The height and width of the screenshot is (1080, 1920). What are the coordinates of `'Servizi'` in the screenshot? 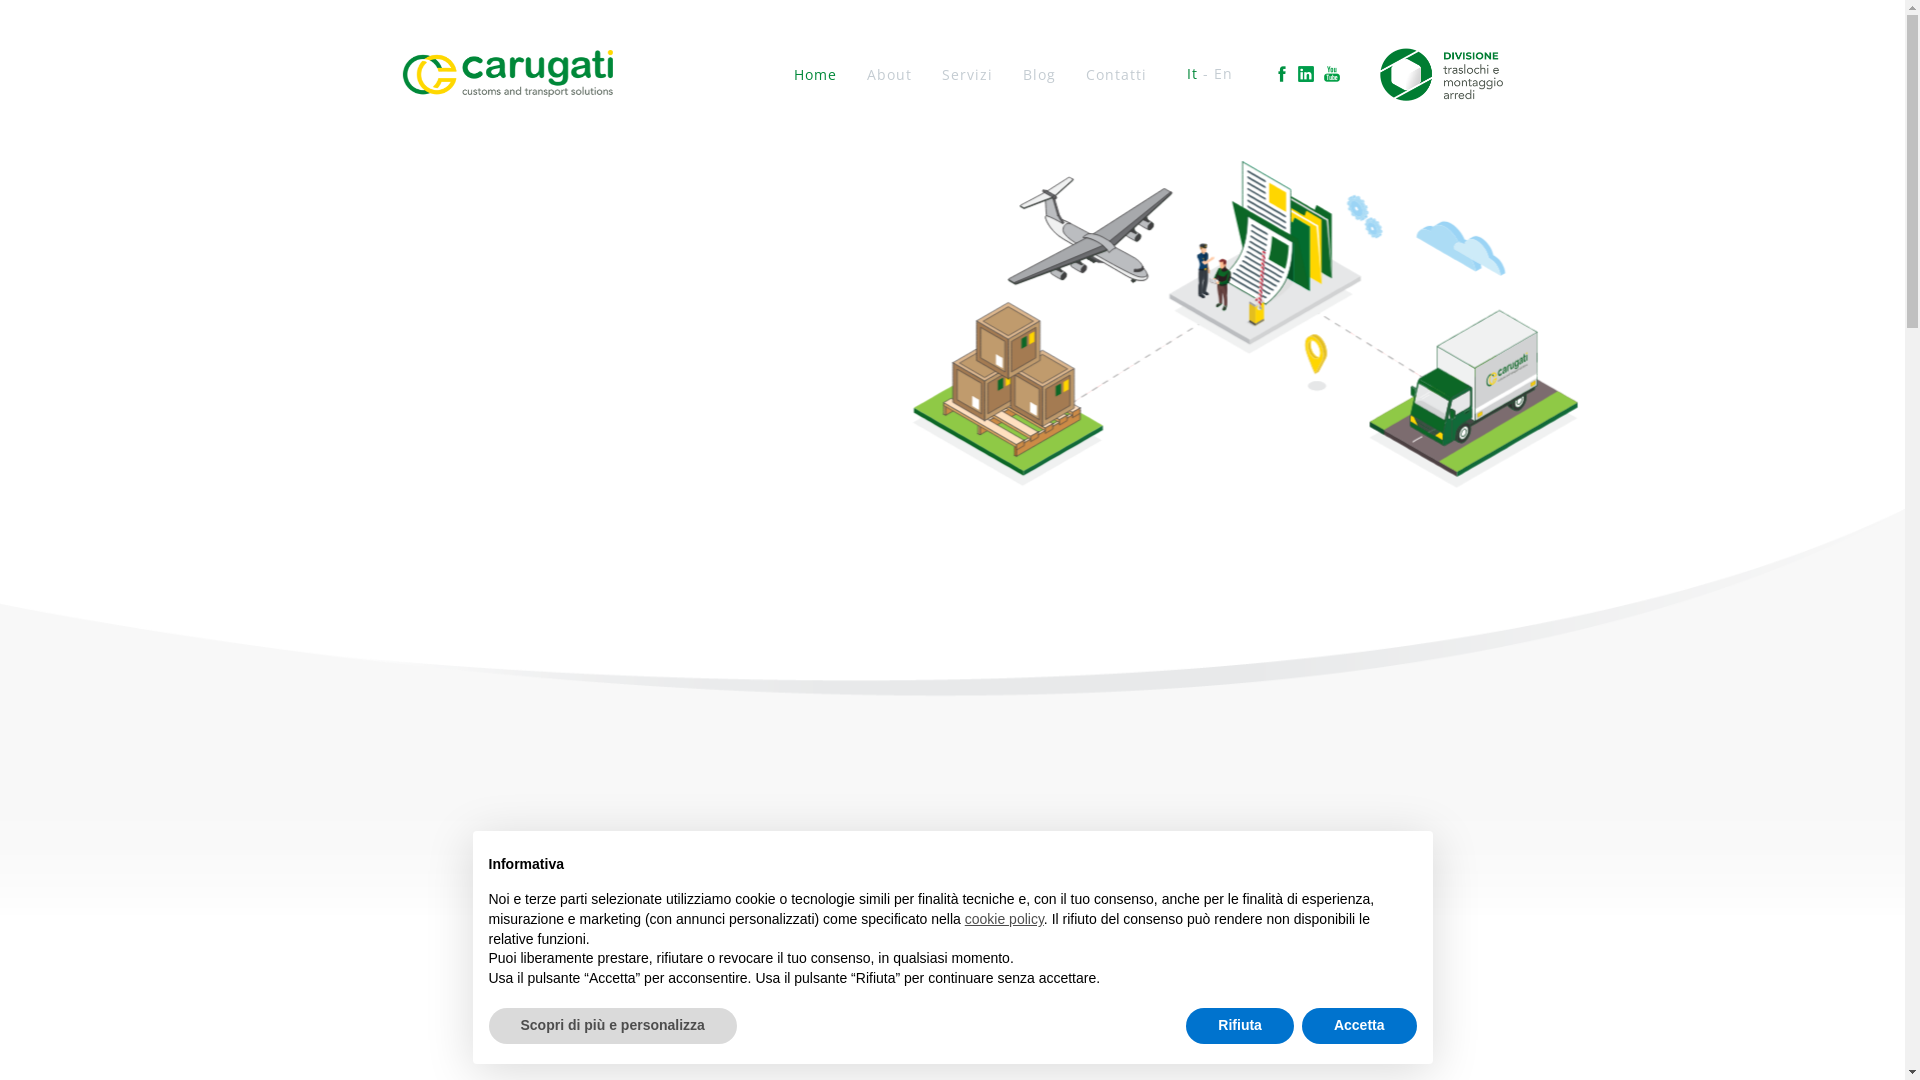 It's located at (967, 73).